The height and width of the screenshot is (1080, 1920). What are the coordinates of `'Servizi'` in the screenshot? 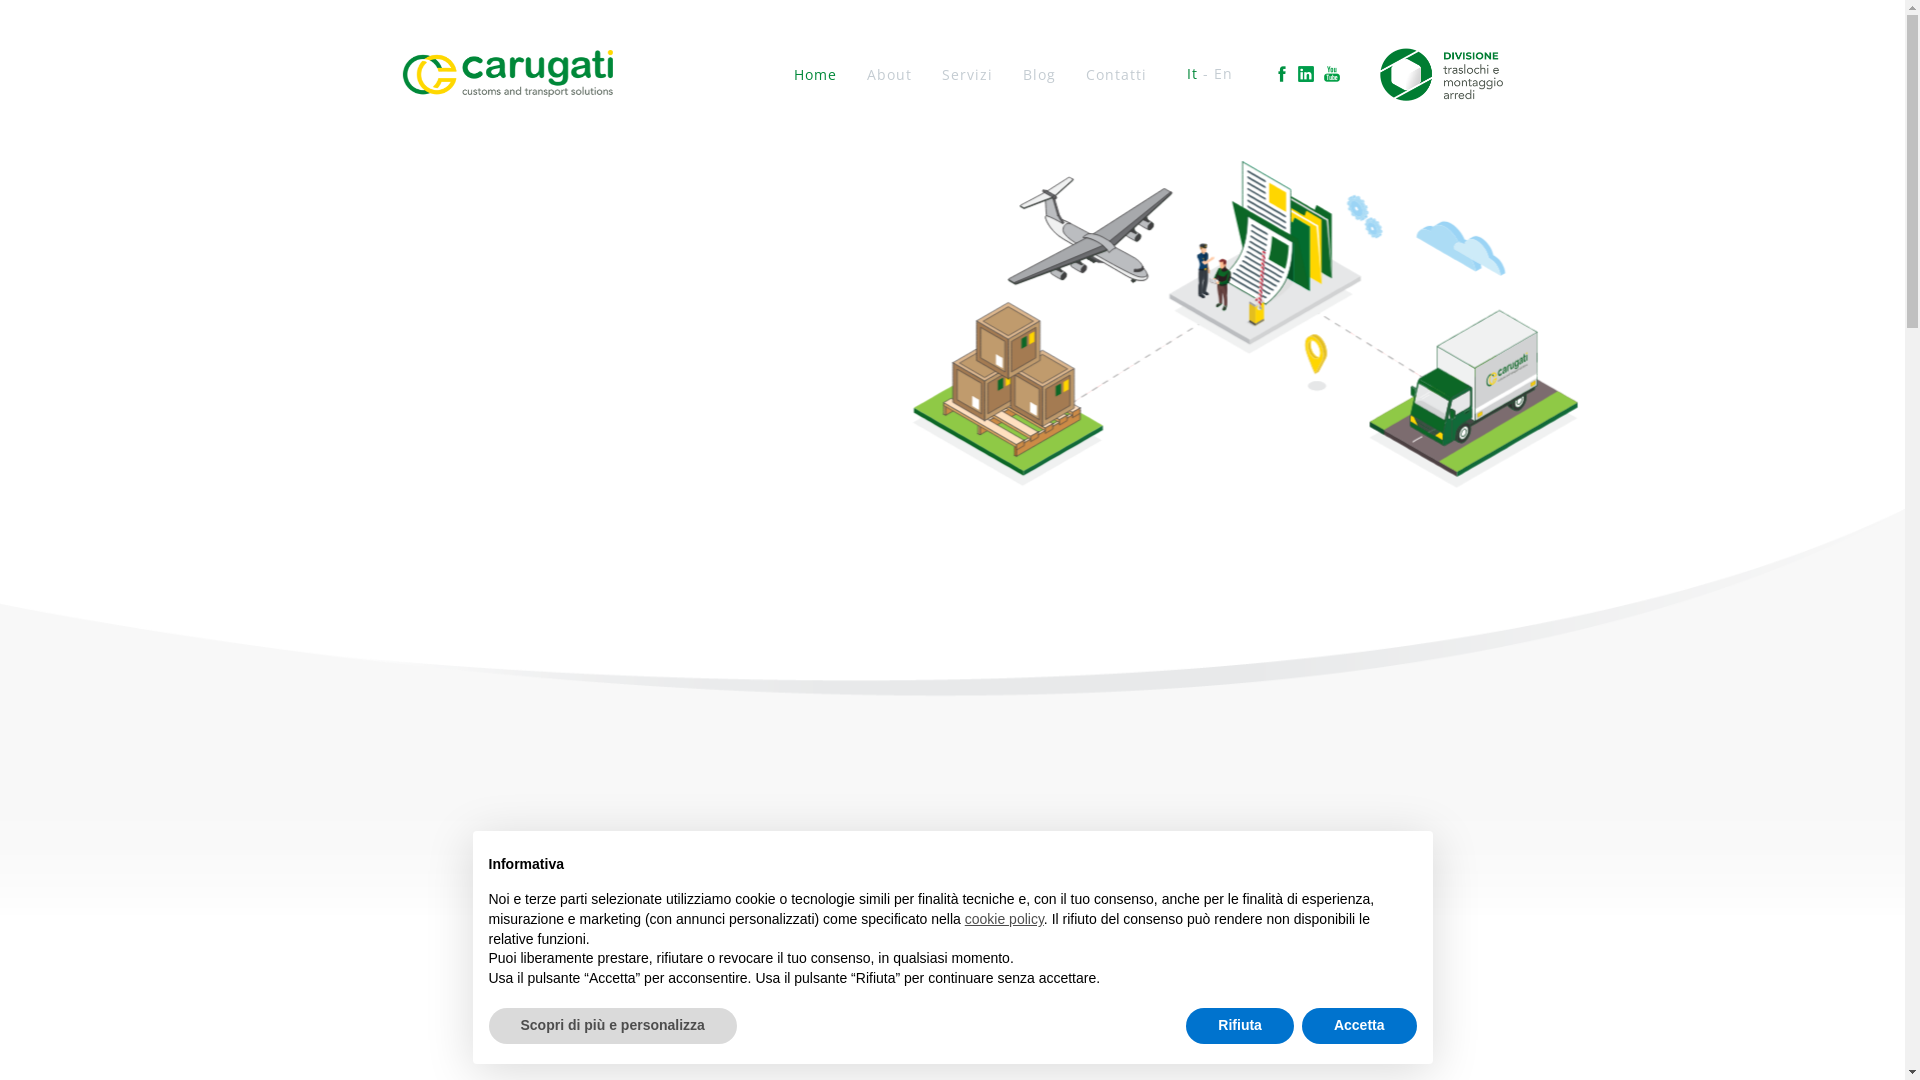 It's located at (967, 73).